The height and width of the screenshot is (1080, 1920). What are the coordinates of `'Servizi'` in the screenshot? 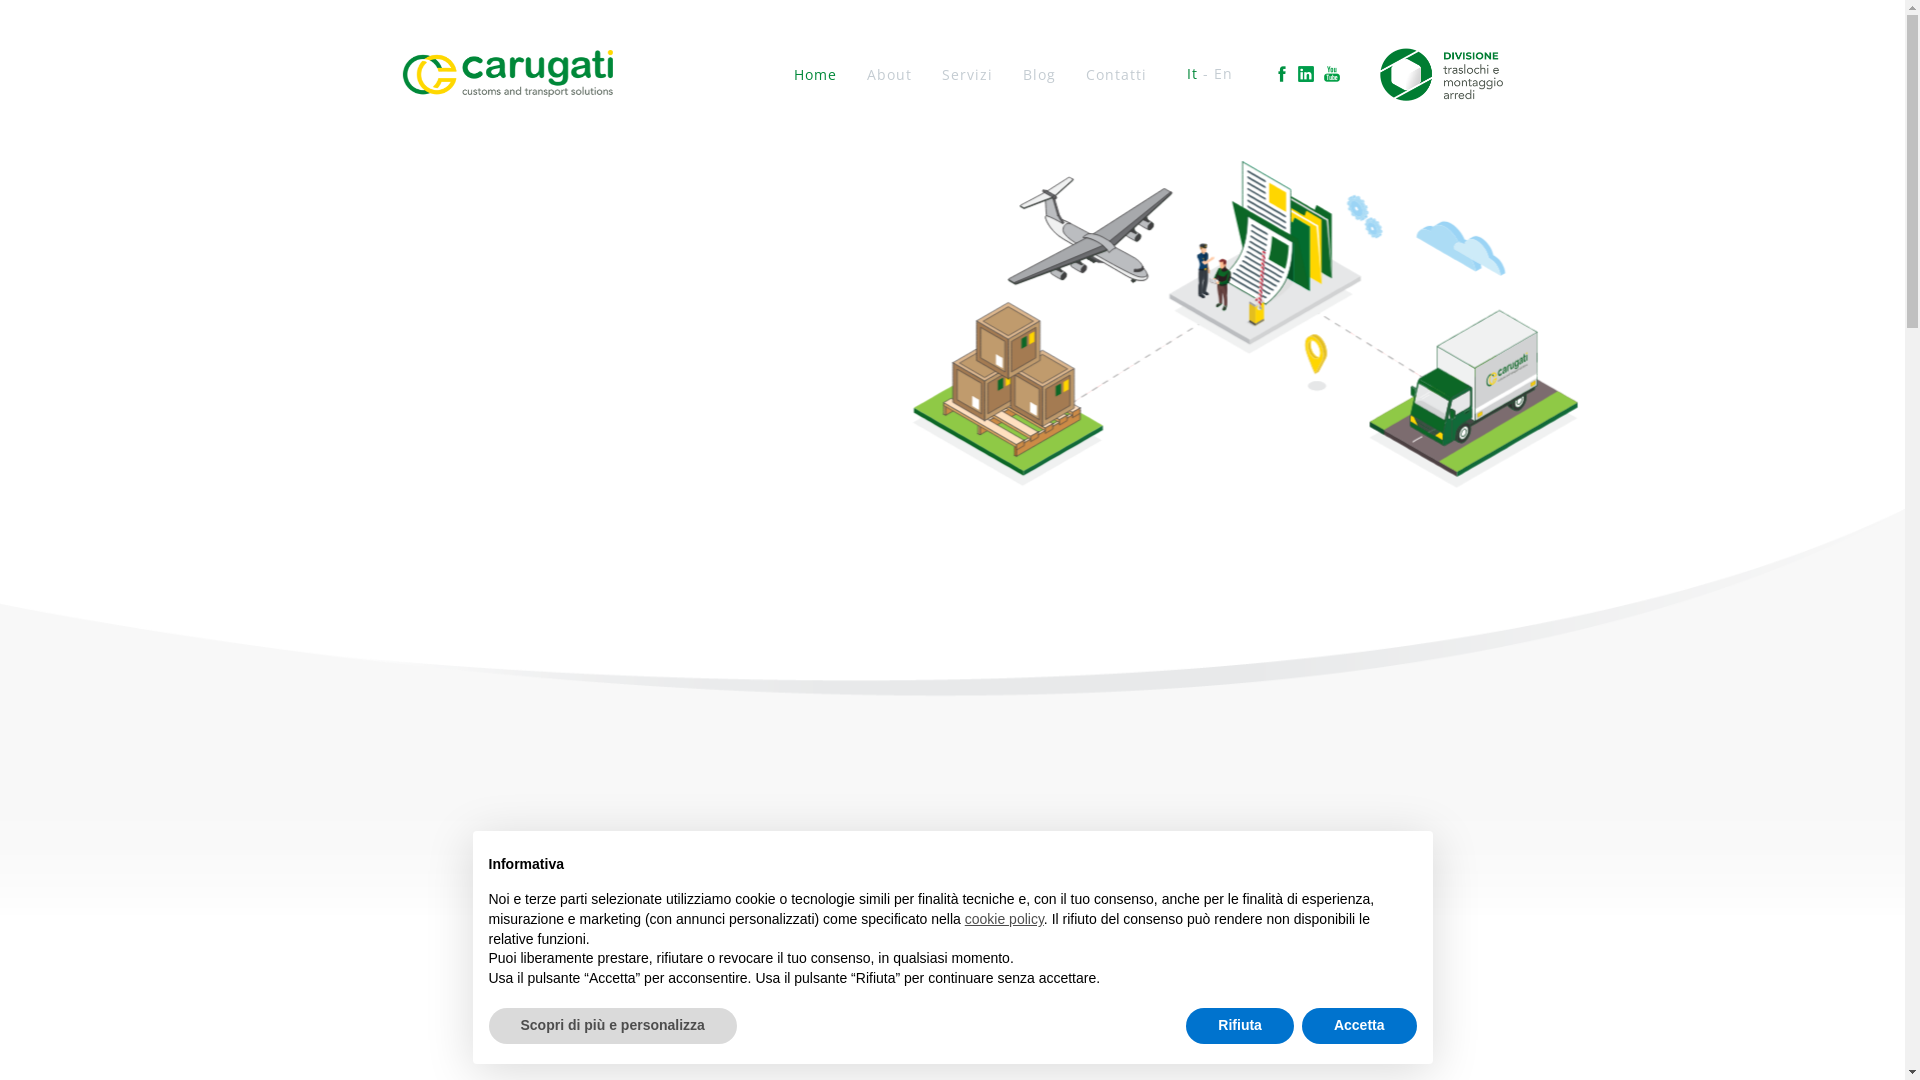 It's located at (967, 73).